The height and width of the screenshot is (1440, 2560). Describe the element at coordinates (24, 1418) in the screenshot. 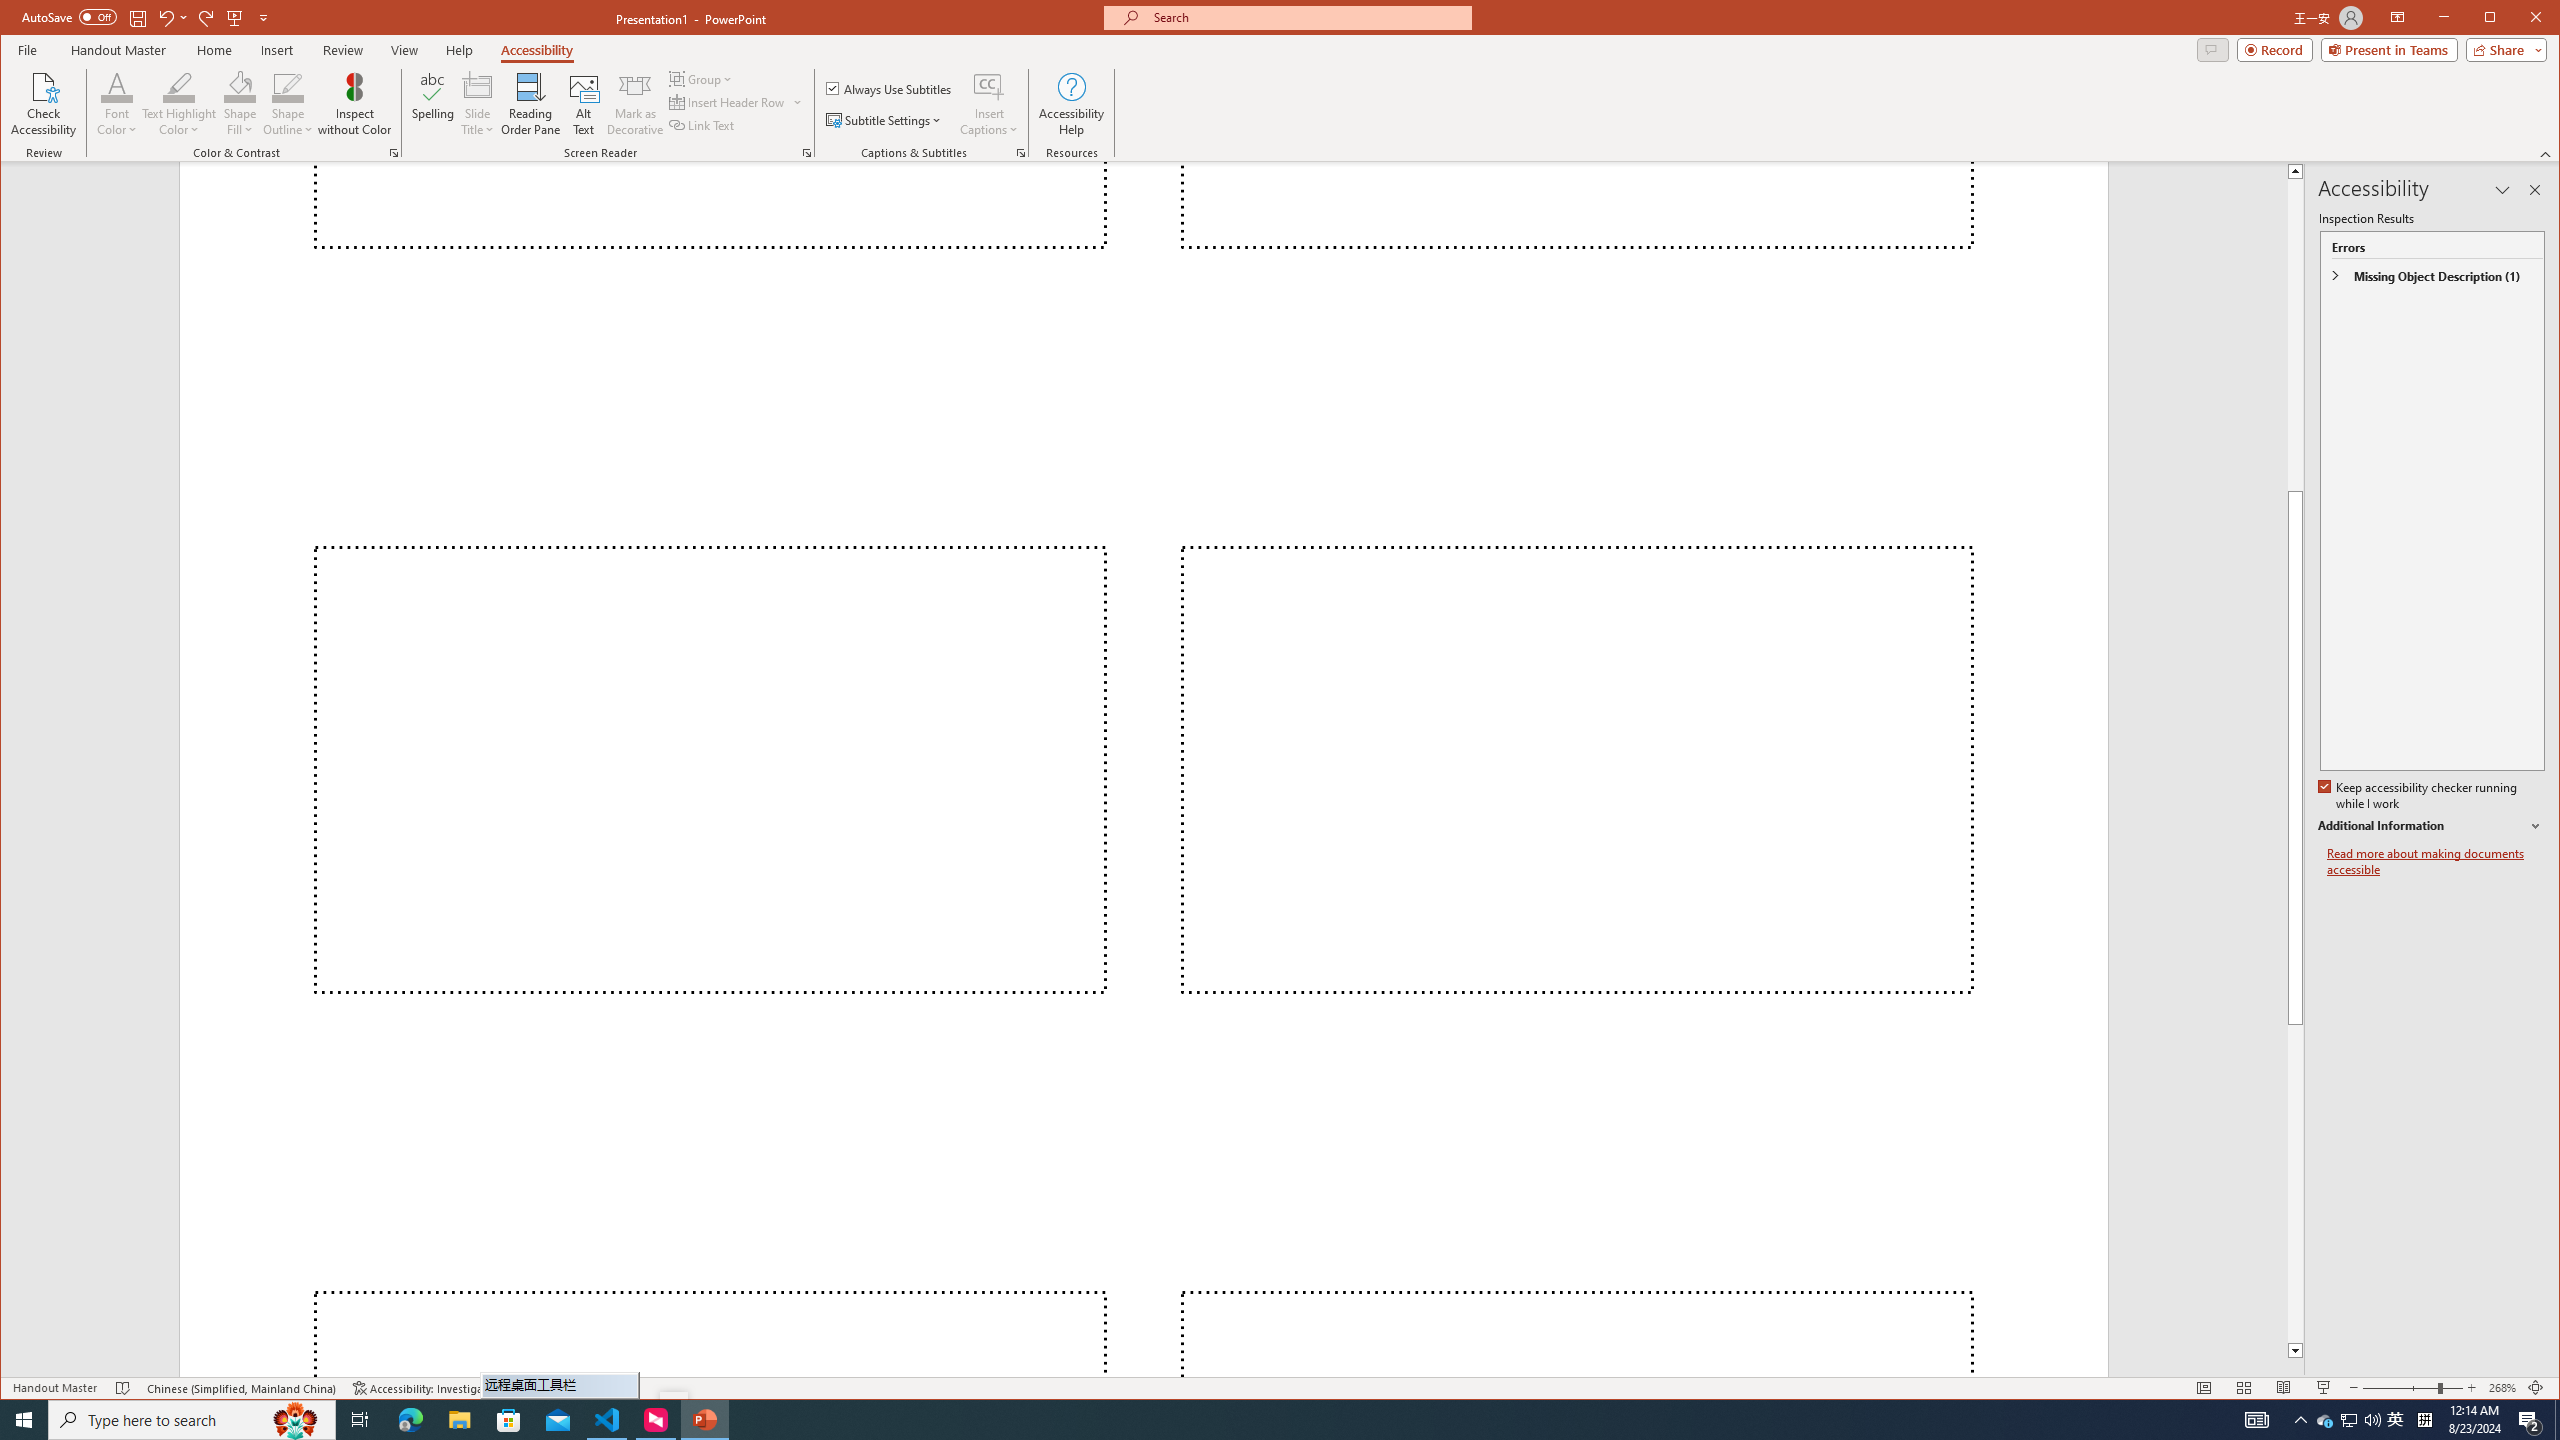

I see `'Start'` at that location.